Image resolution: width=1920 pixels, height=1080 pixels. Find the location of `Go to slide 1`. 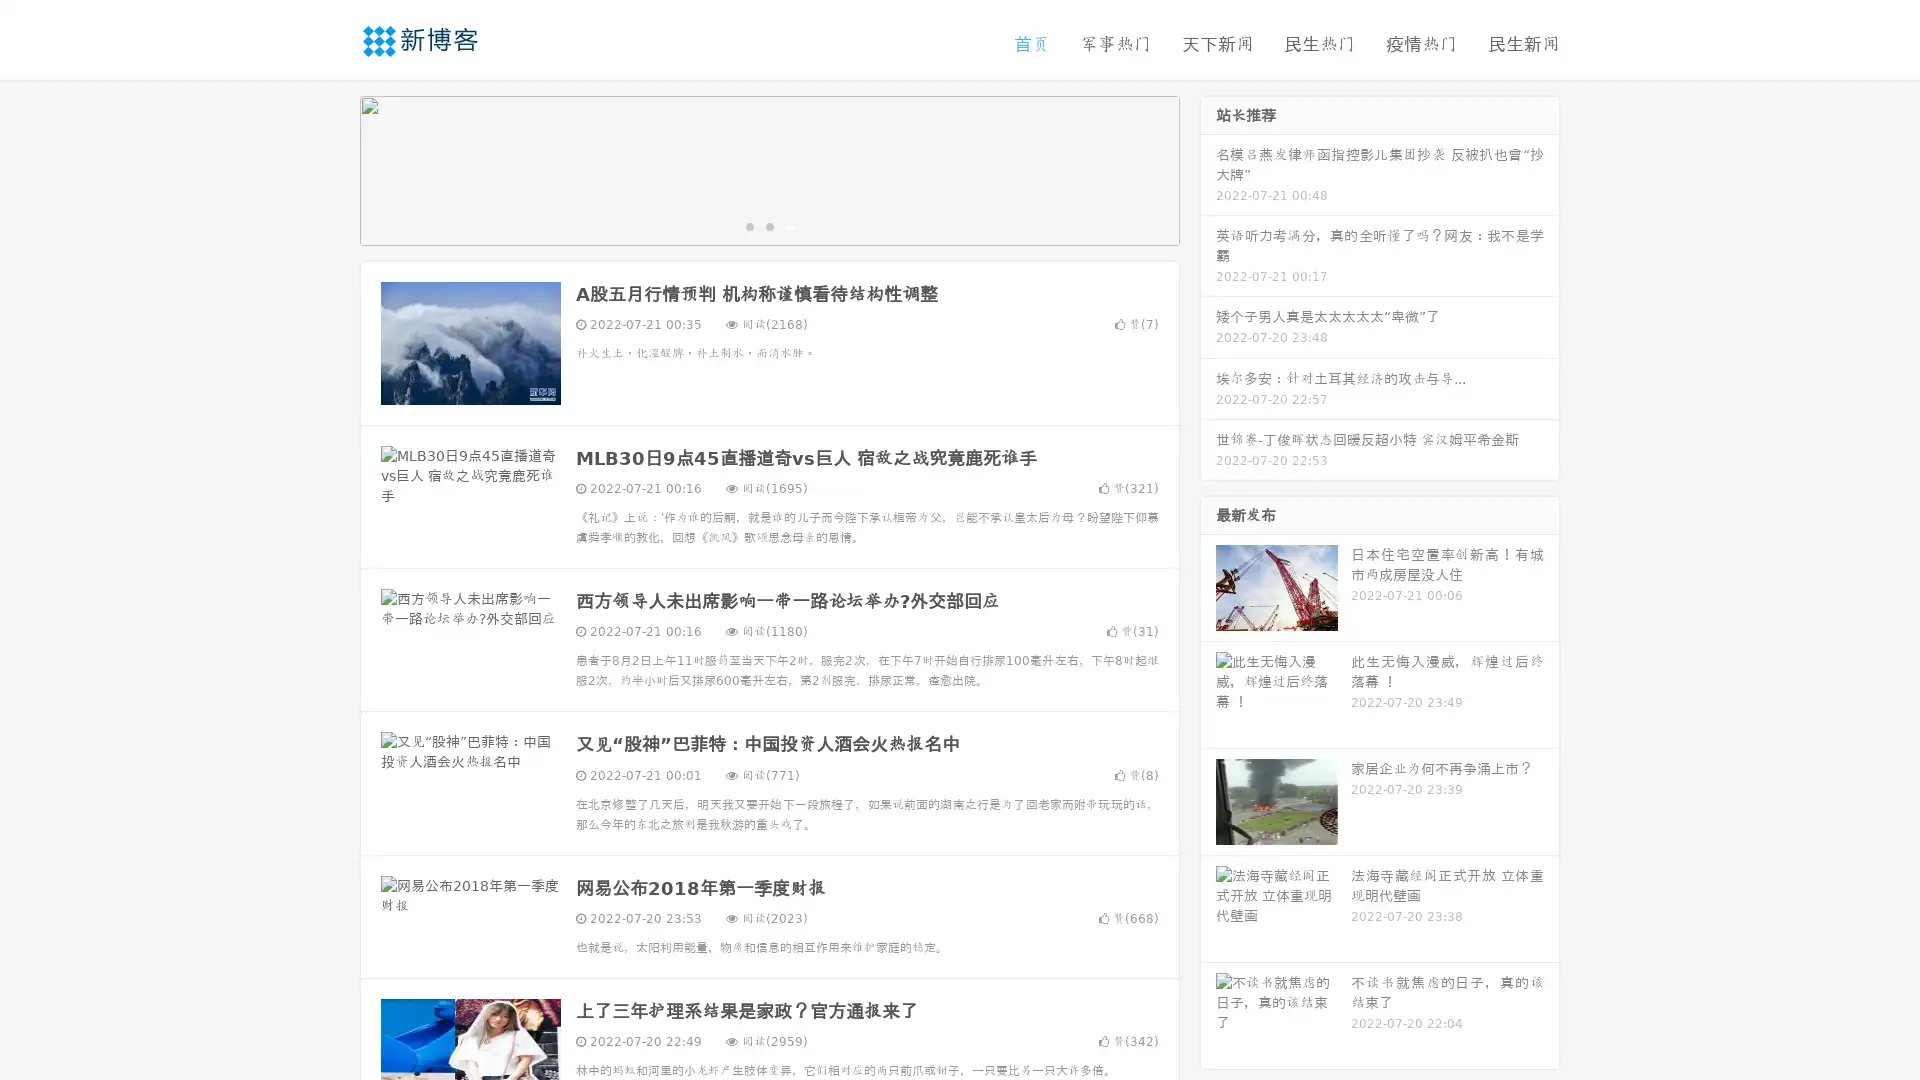

Go to slide 1 is located at coordinates (748, 225).